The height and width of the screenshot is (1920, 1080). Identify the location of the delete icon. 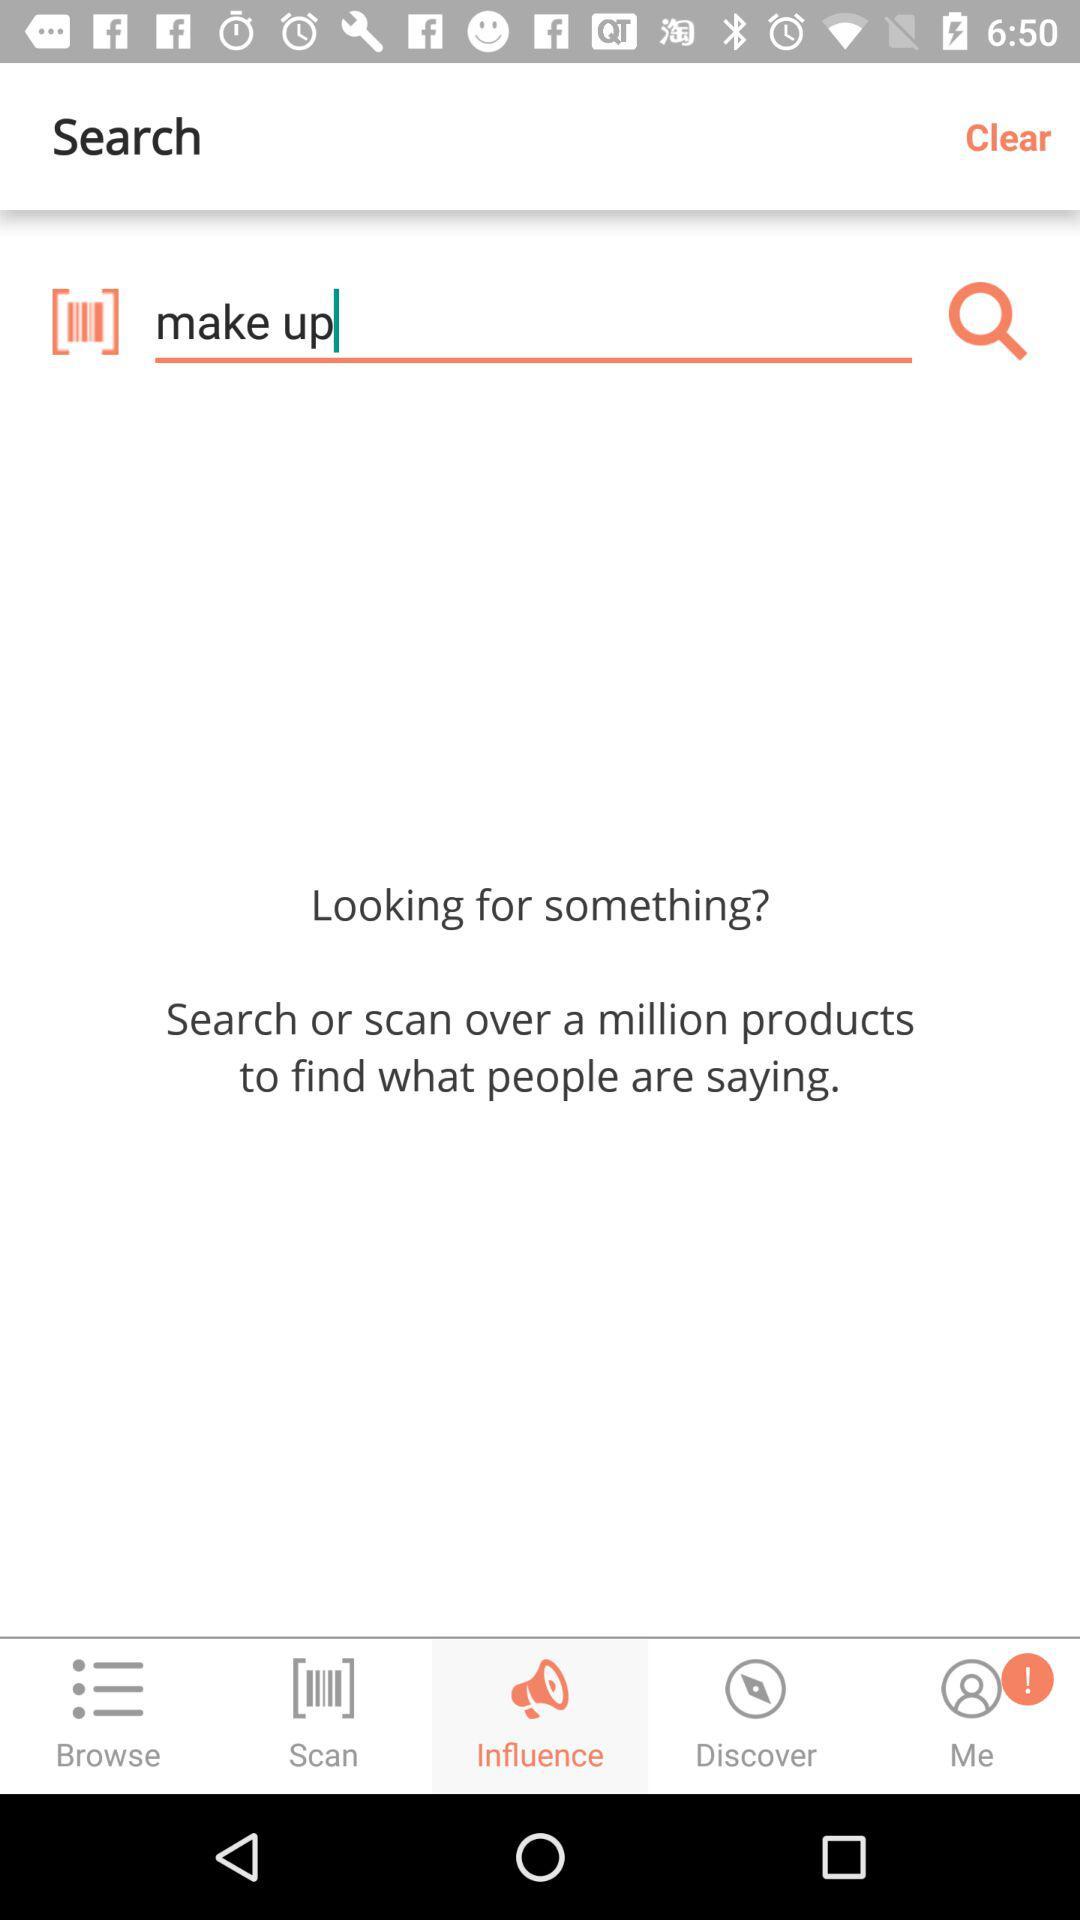
(84, 321).